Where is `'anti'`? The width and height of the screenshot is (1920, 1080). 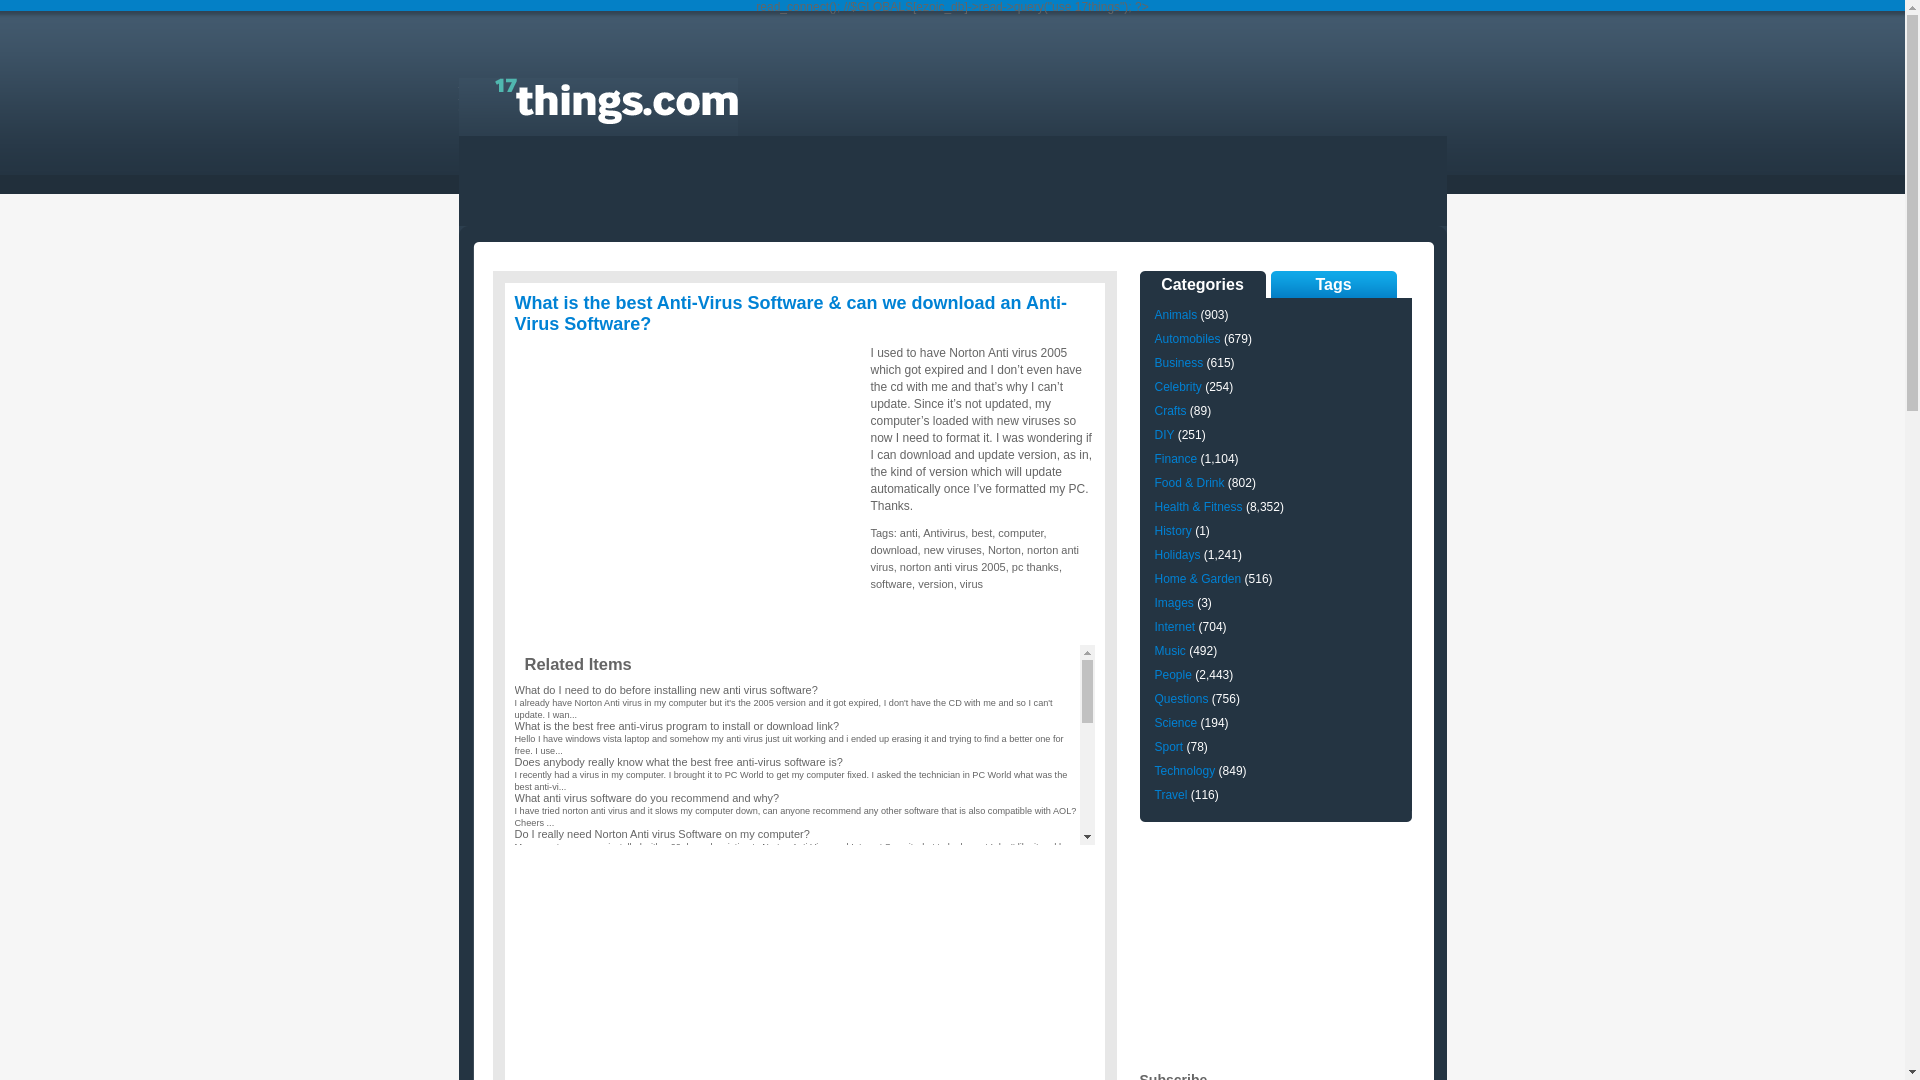 'anti' is located at coordinates (907, 531).